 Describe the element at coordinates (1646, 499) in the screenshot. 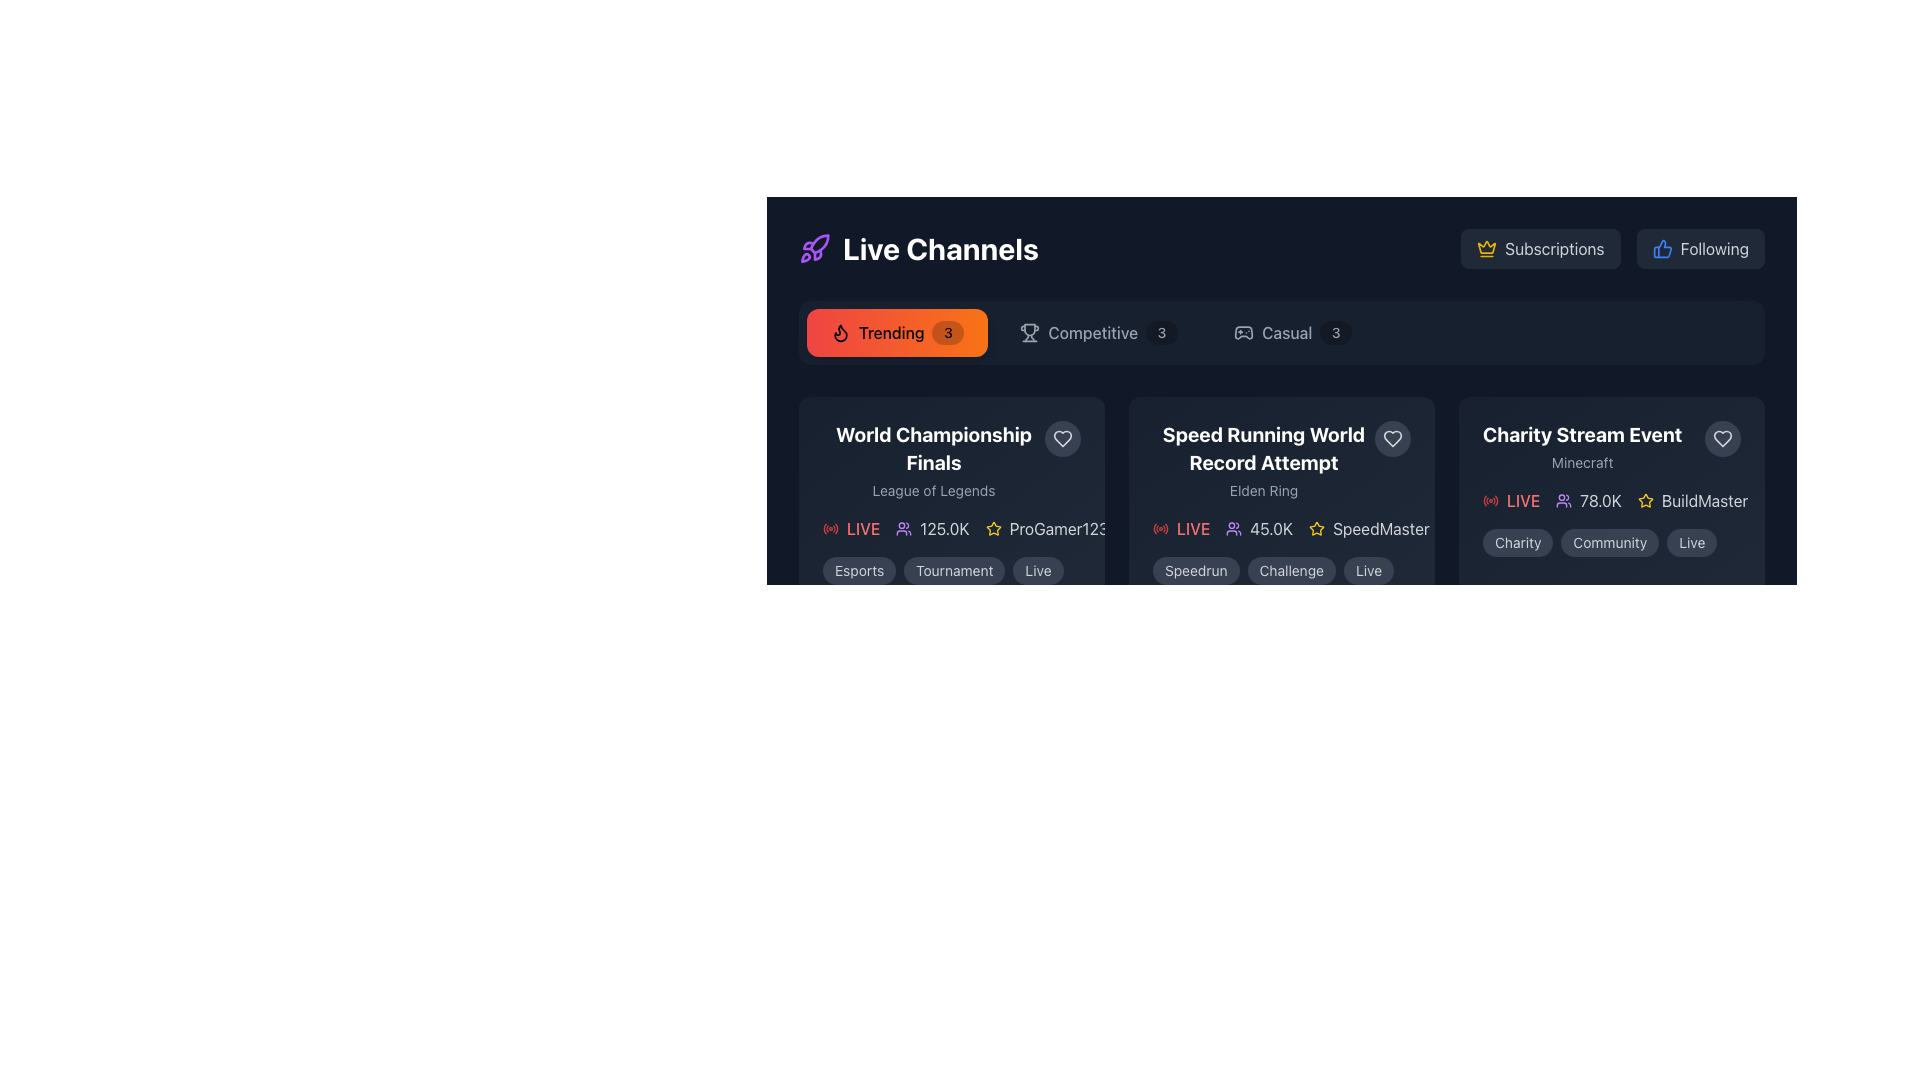

I see `the rating icon located in the second card under the 'Live Channels' header, adjacent to the viewer count and close to the name of the streamer to interact with it` at that location.